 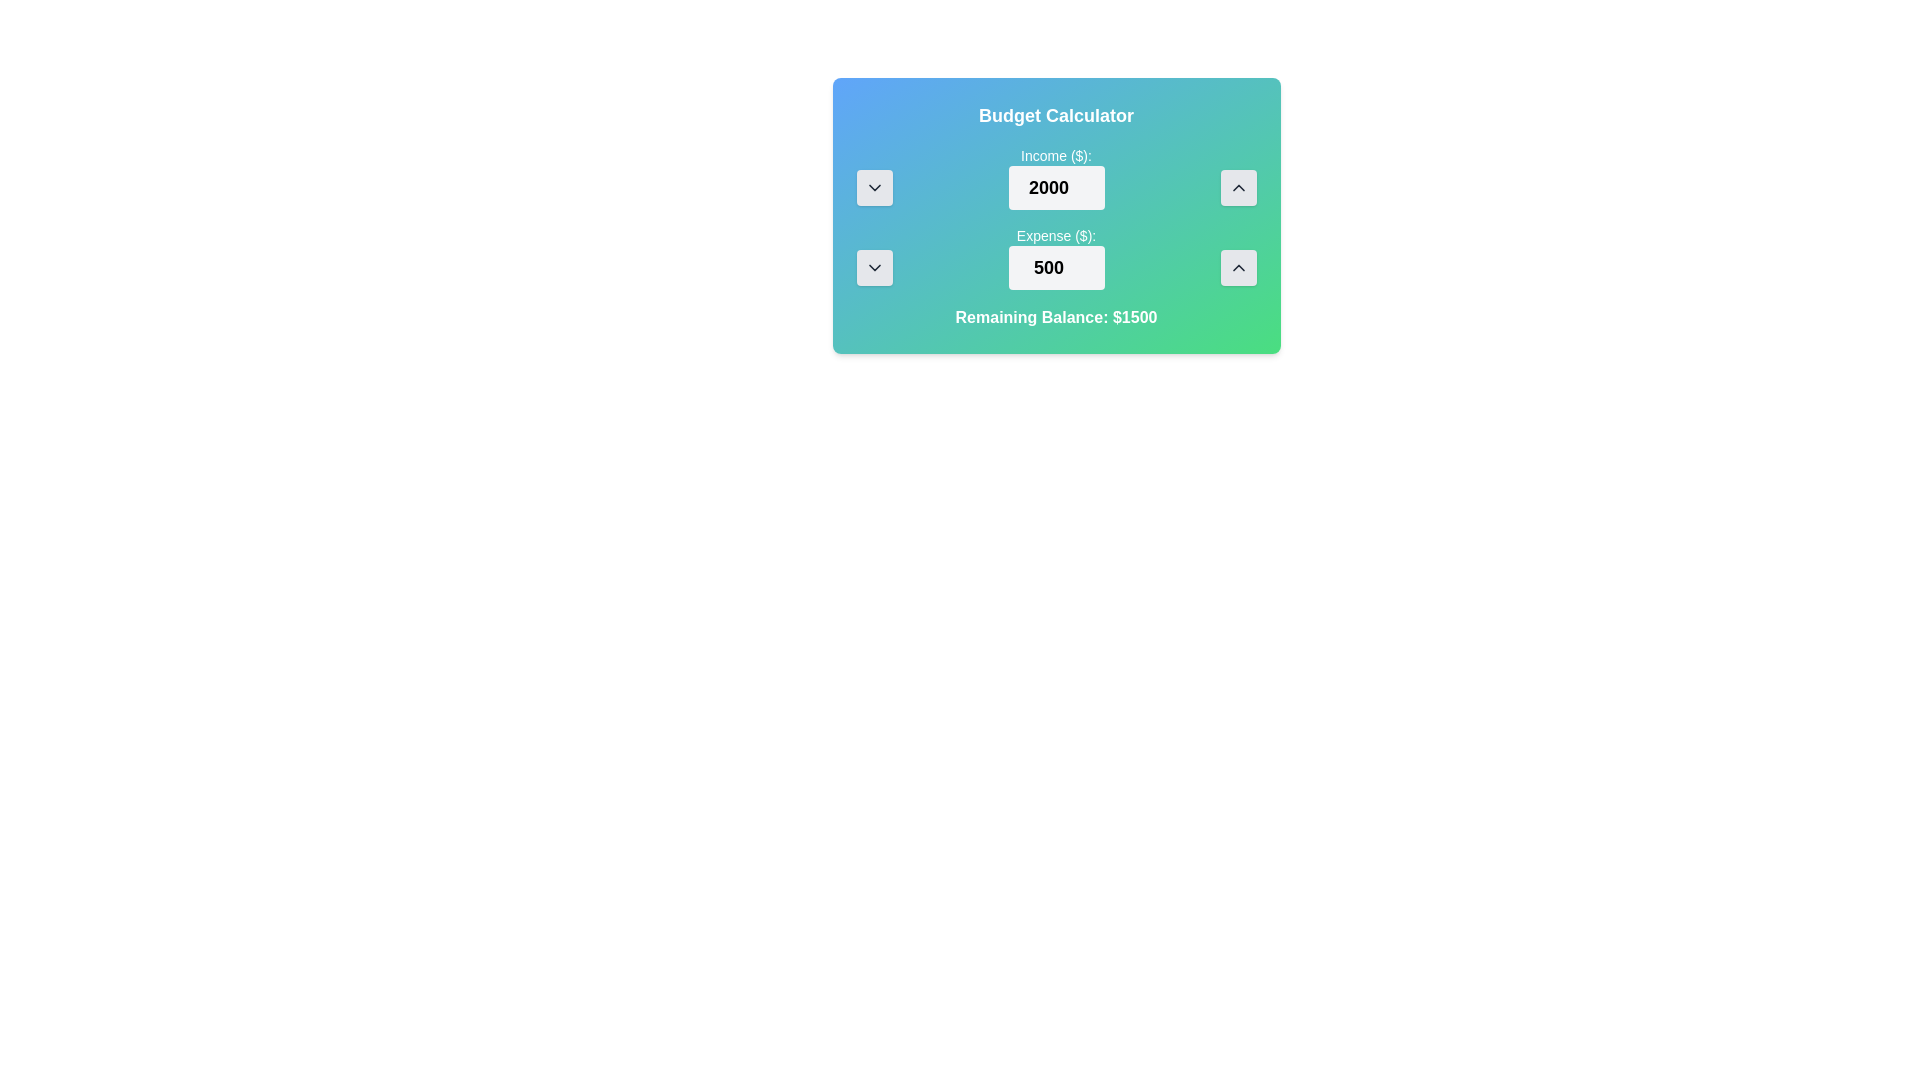 I want to click on the Number input box displaying '2000' in the Budget Calculator interface, which is centrally located under the 'Income ($):' label, so click(x=1055, y=176).